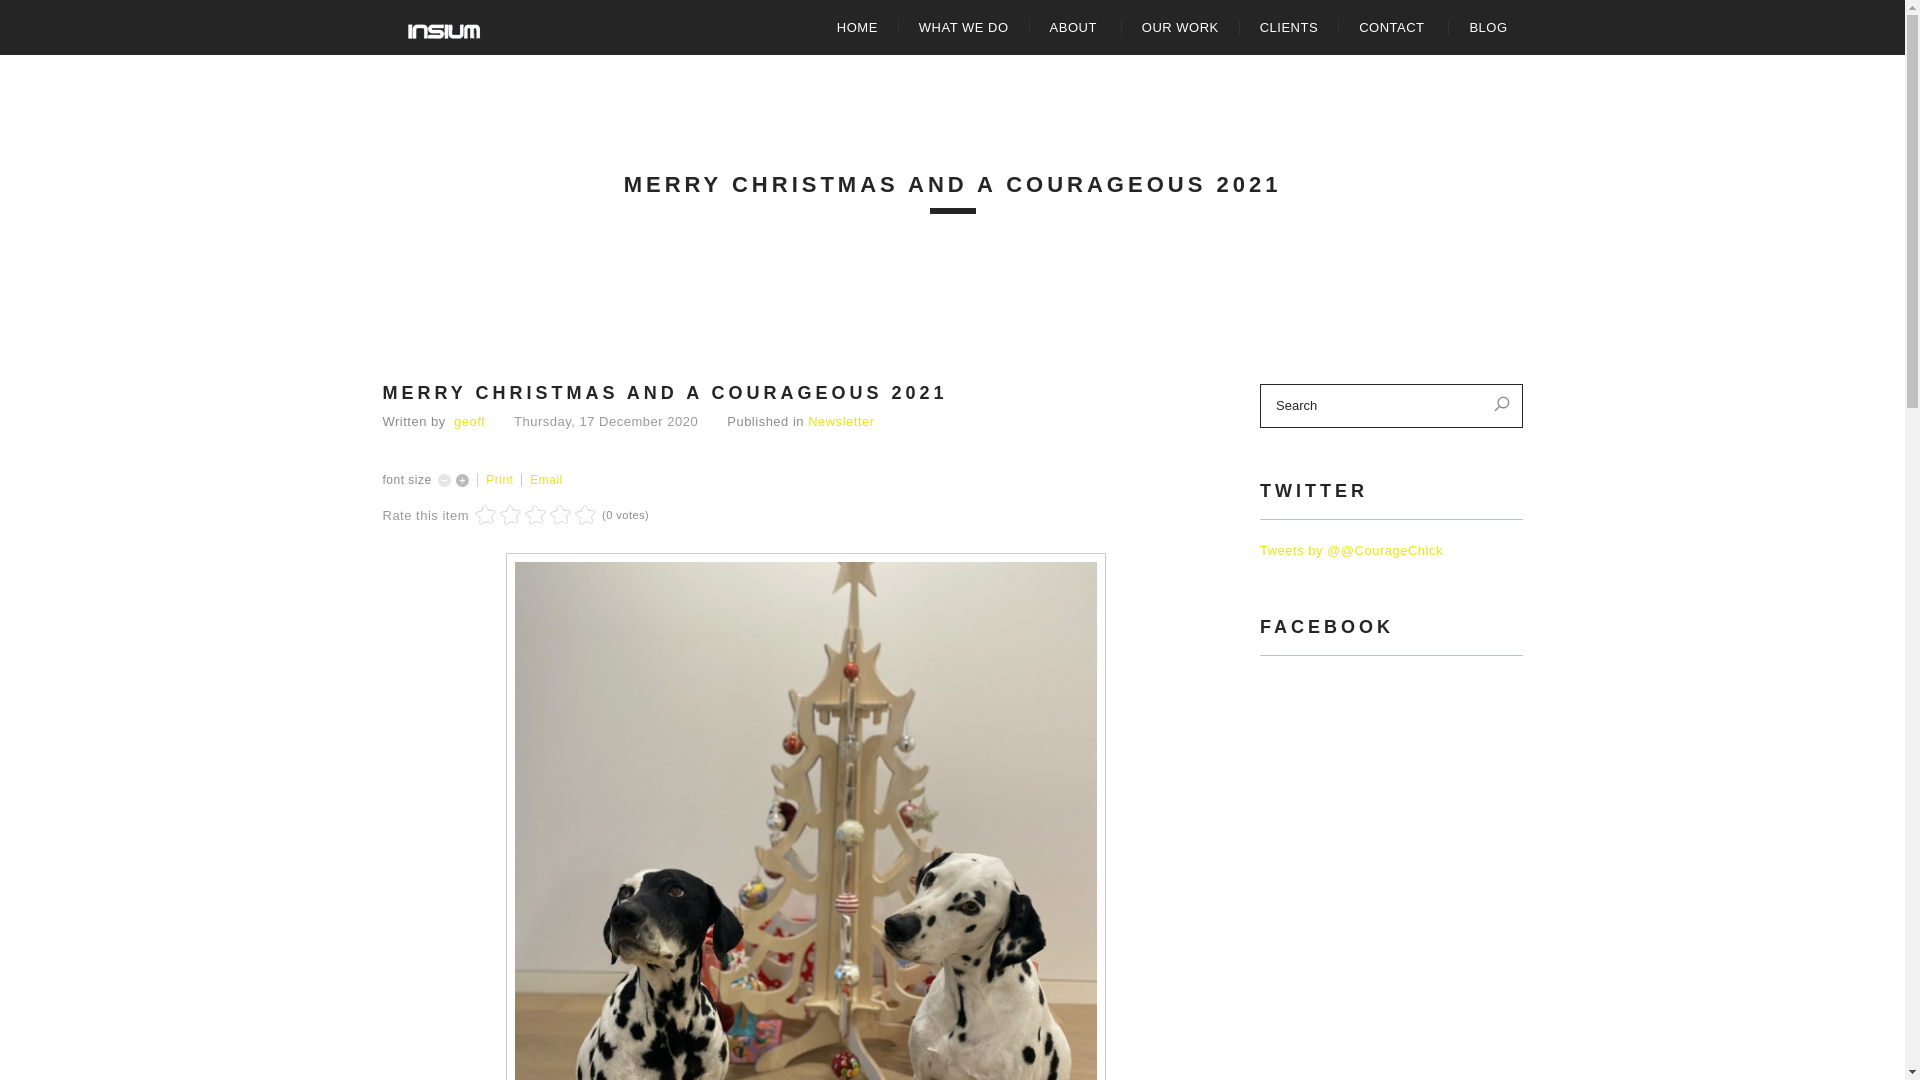  Describe the element at coordinates (840, 420) in the screenshot. I see `'Newsletter'` at that location.